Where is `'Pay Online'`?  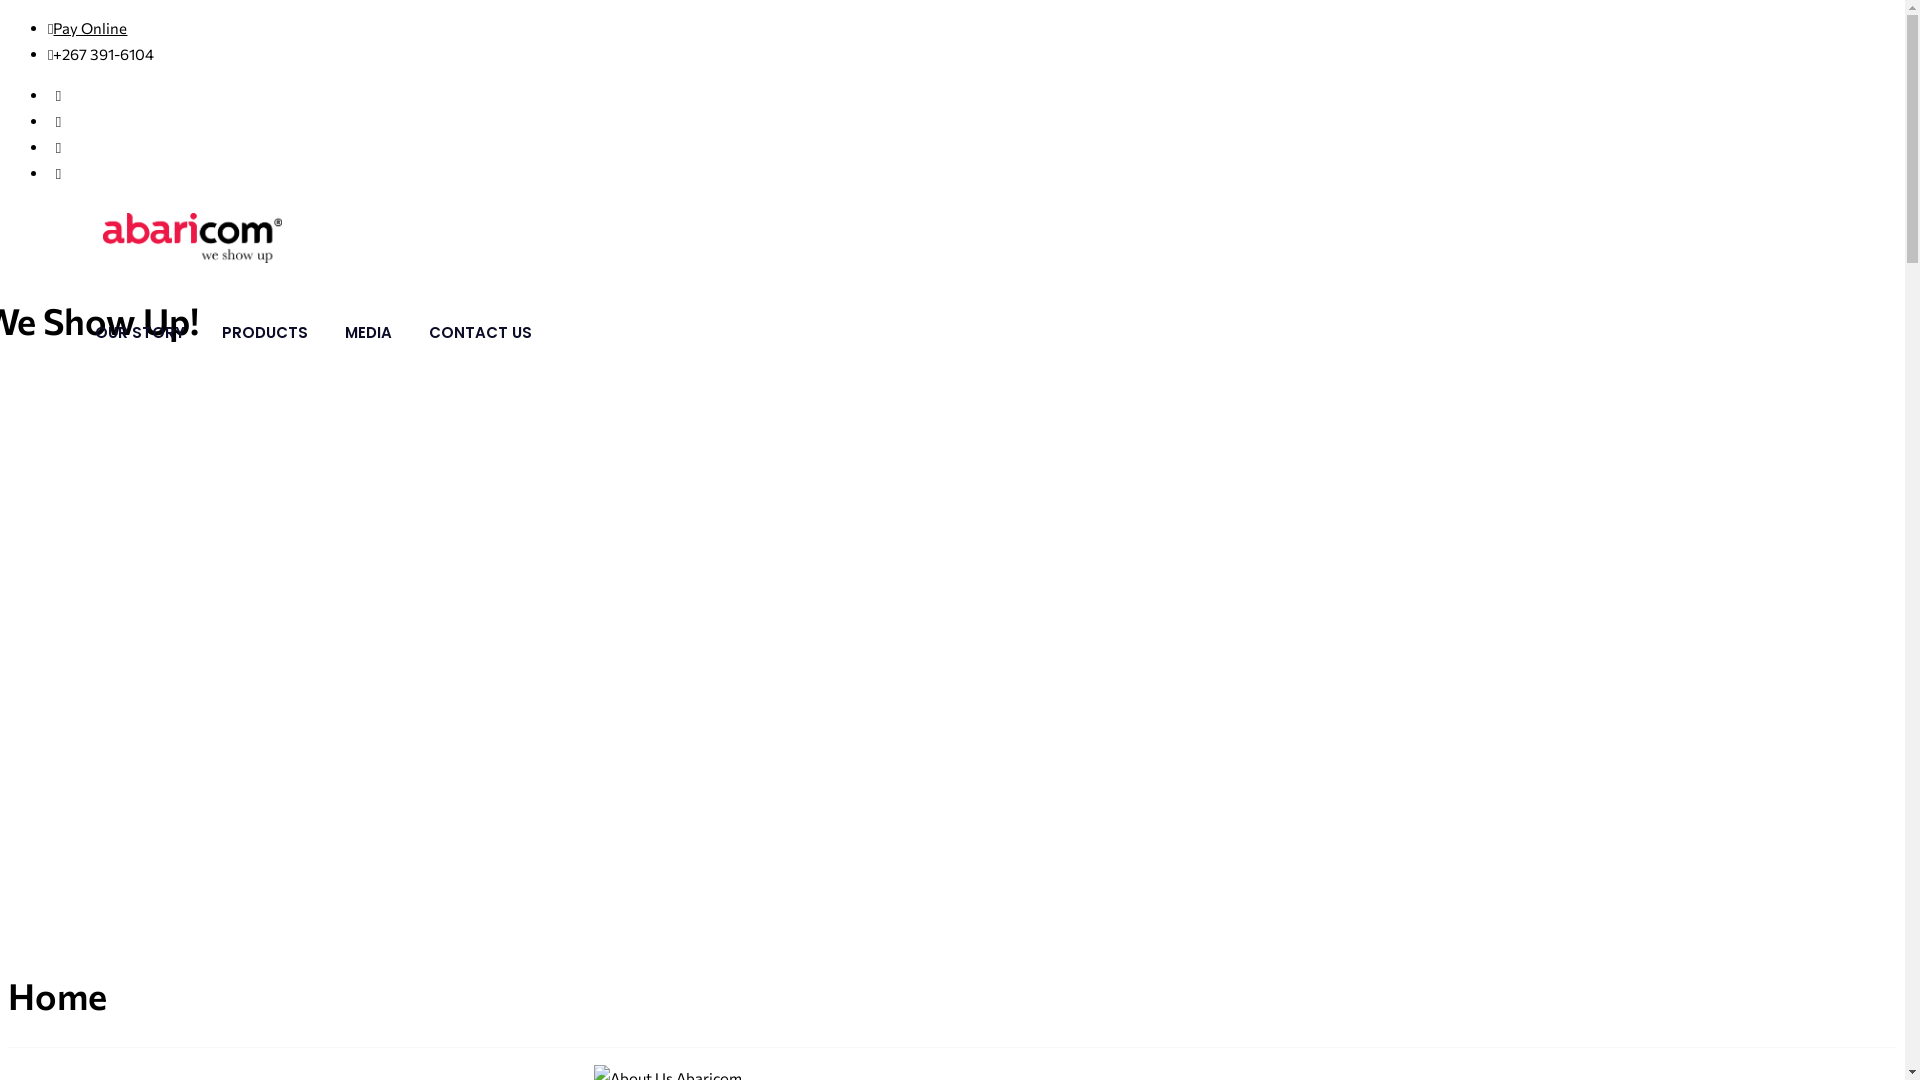 'Pay Online' is located at coordinates (52, 27).